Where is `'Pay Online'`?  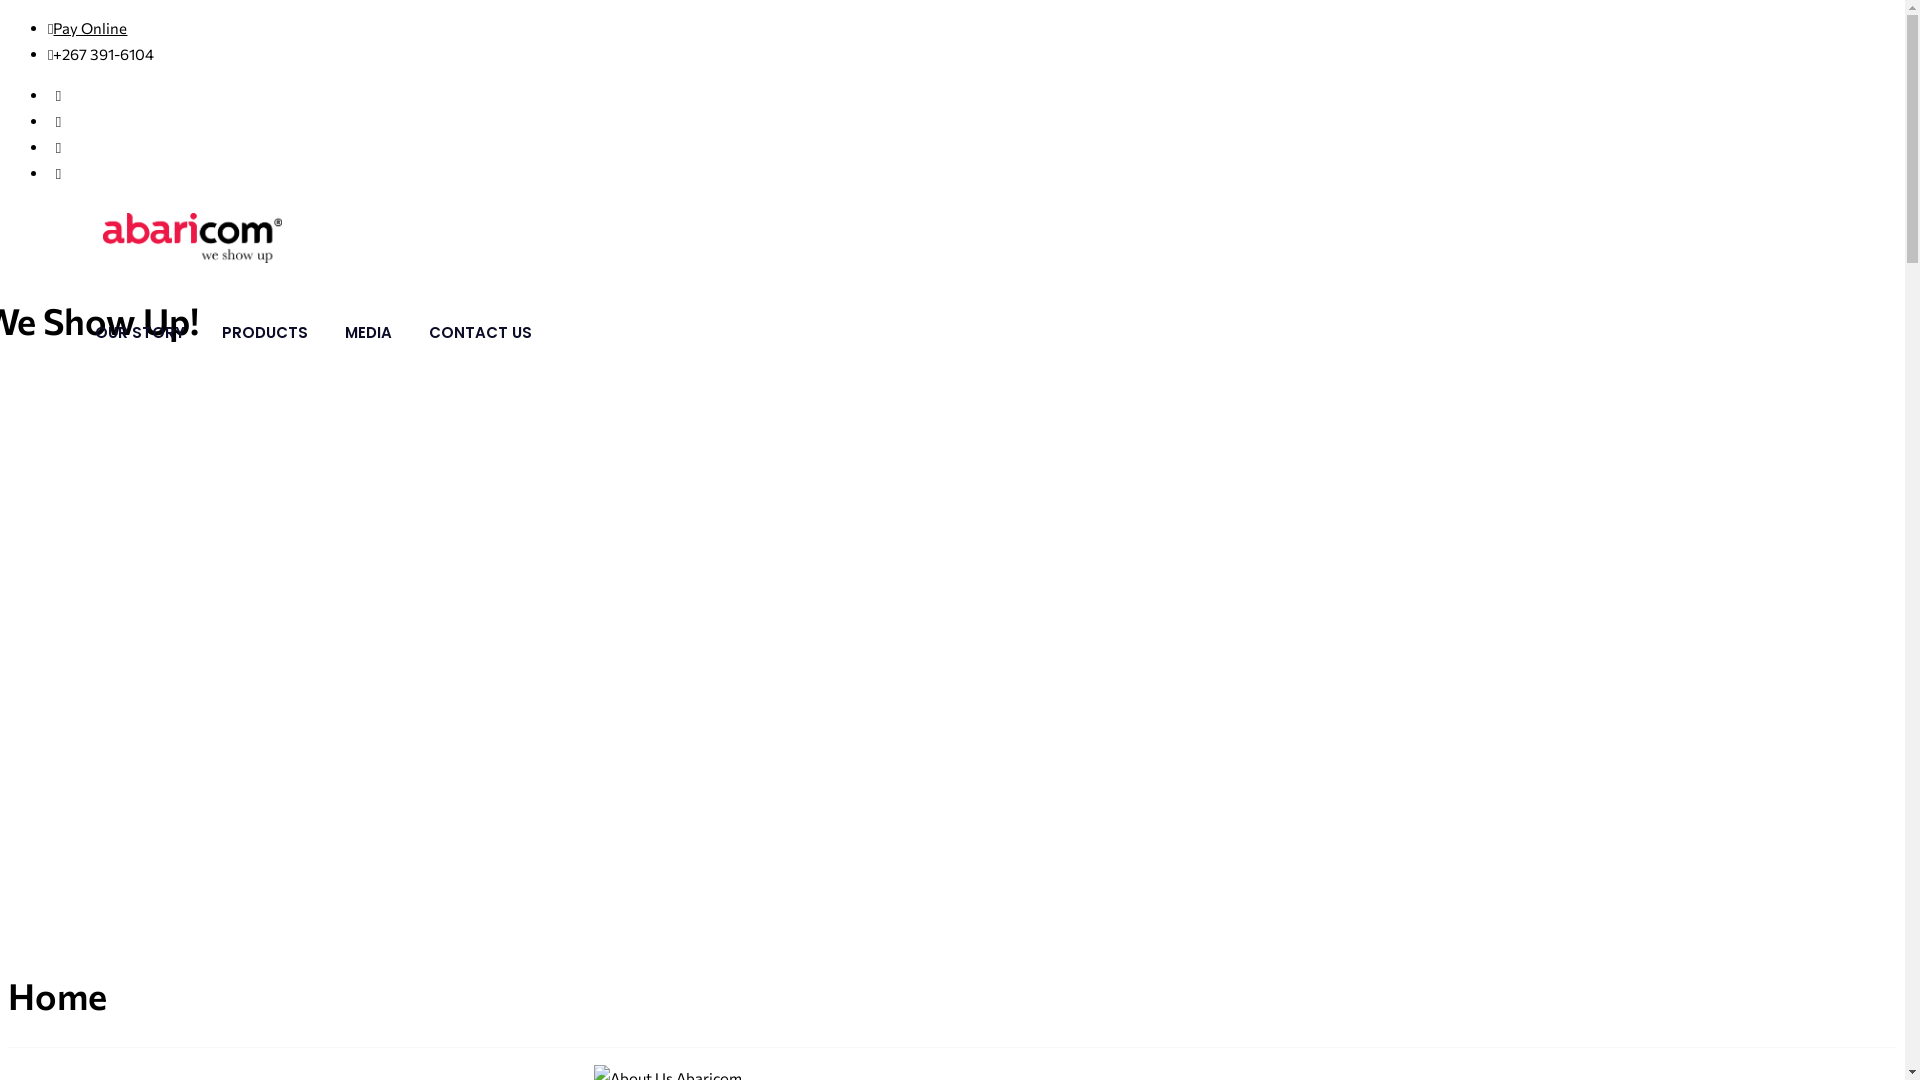 'Pay Online' is located at coordinates (52, 27).